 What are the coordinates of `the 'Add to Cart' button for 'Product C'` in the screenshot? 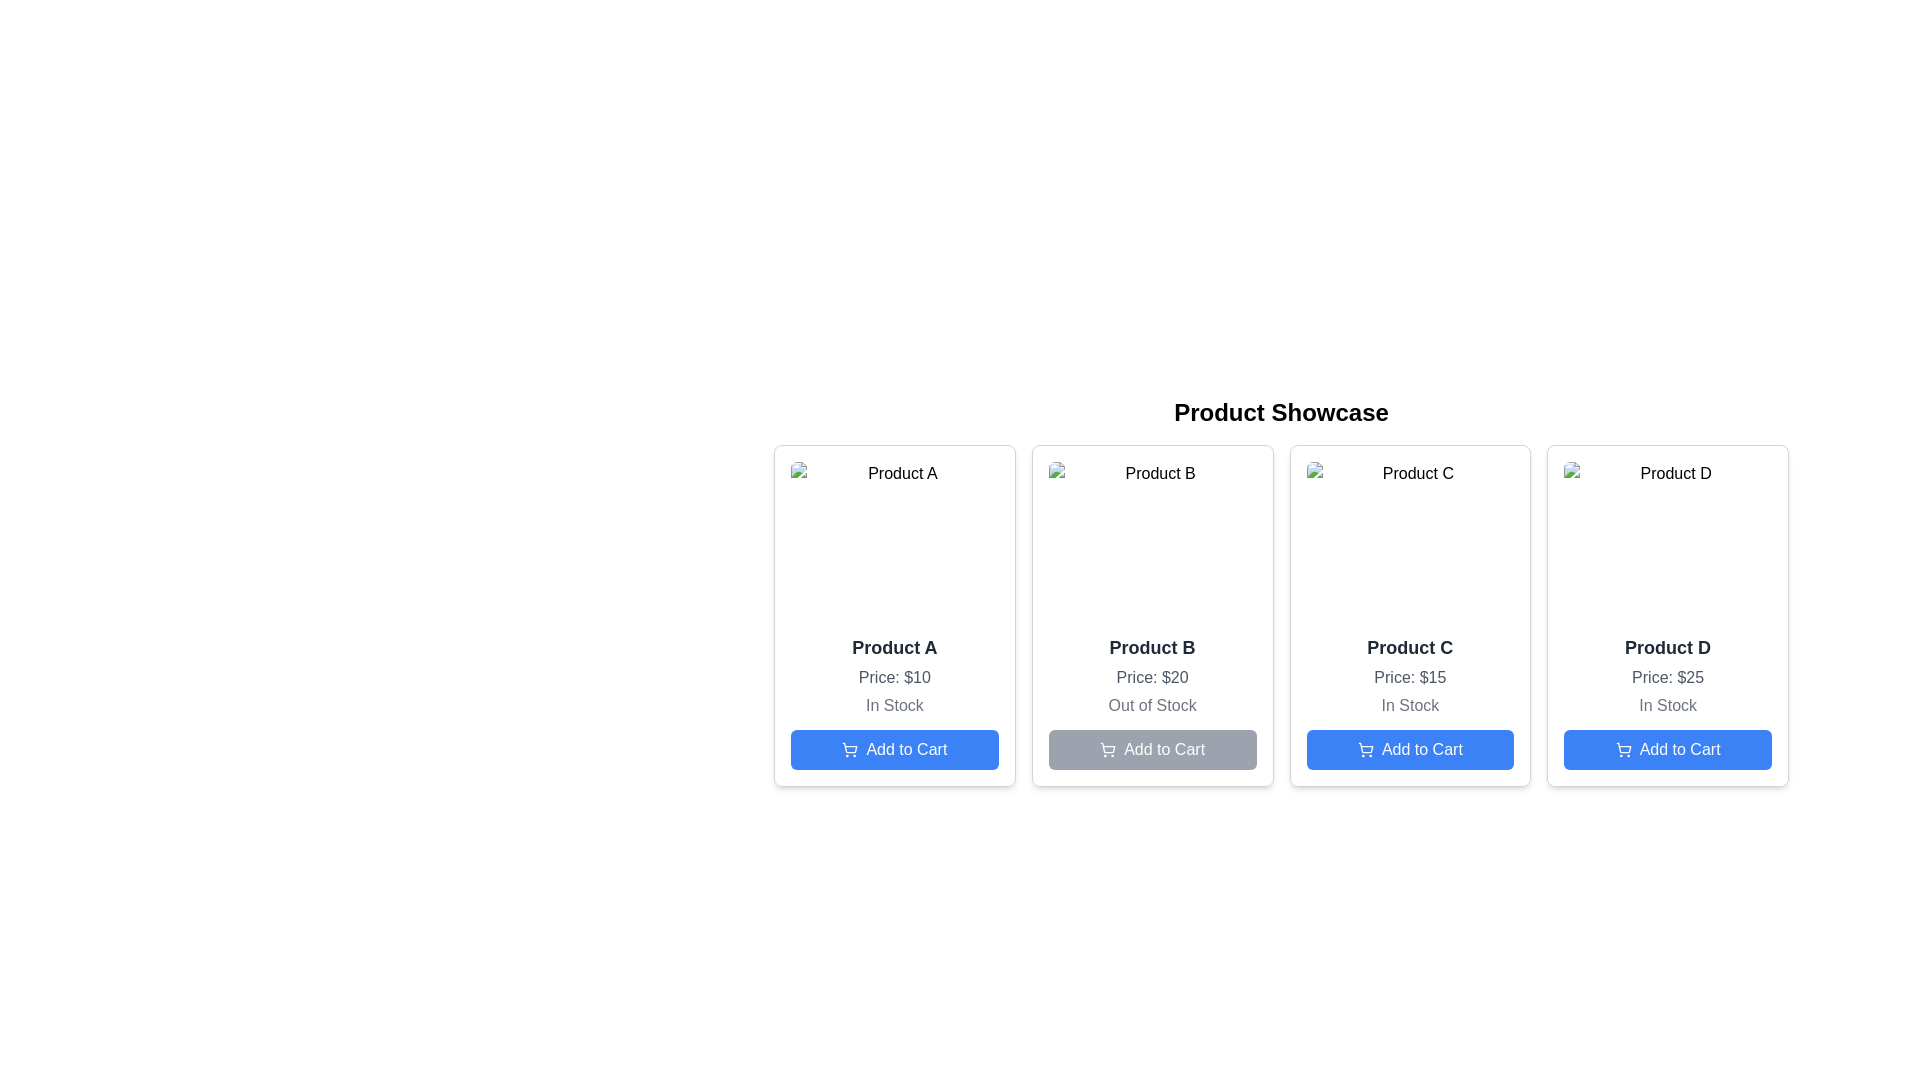 It's located at (1409, 749).